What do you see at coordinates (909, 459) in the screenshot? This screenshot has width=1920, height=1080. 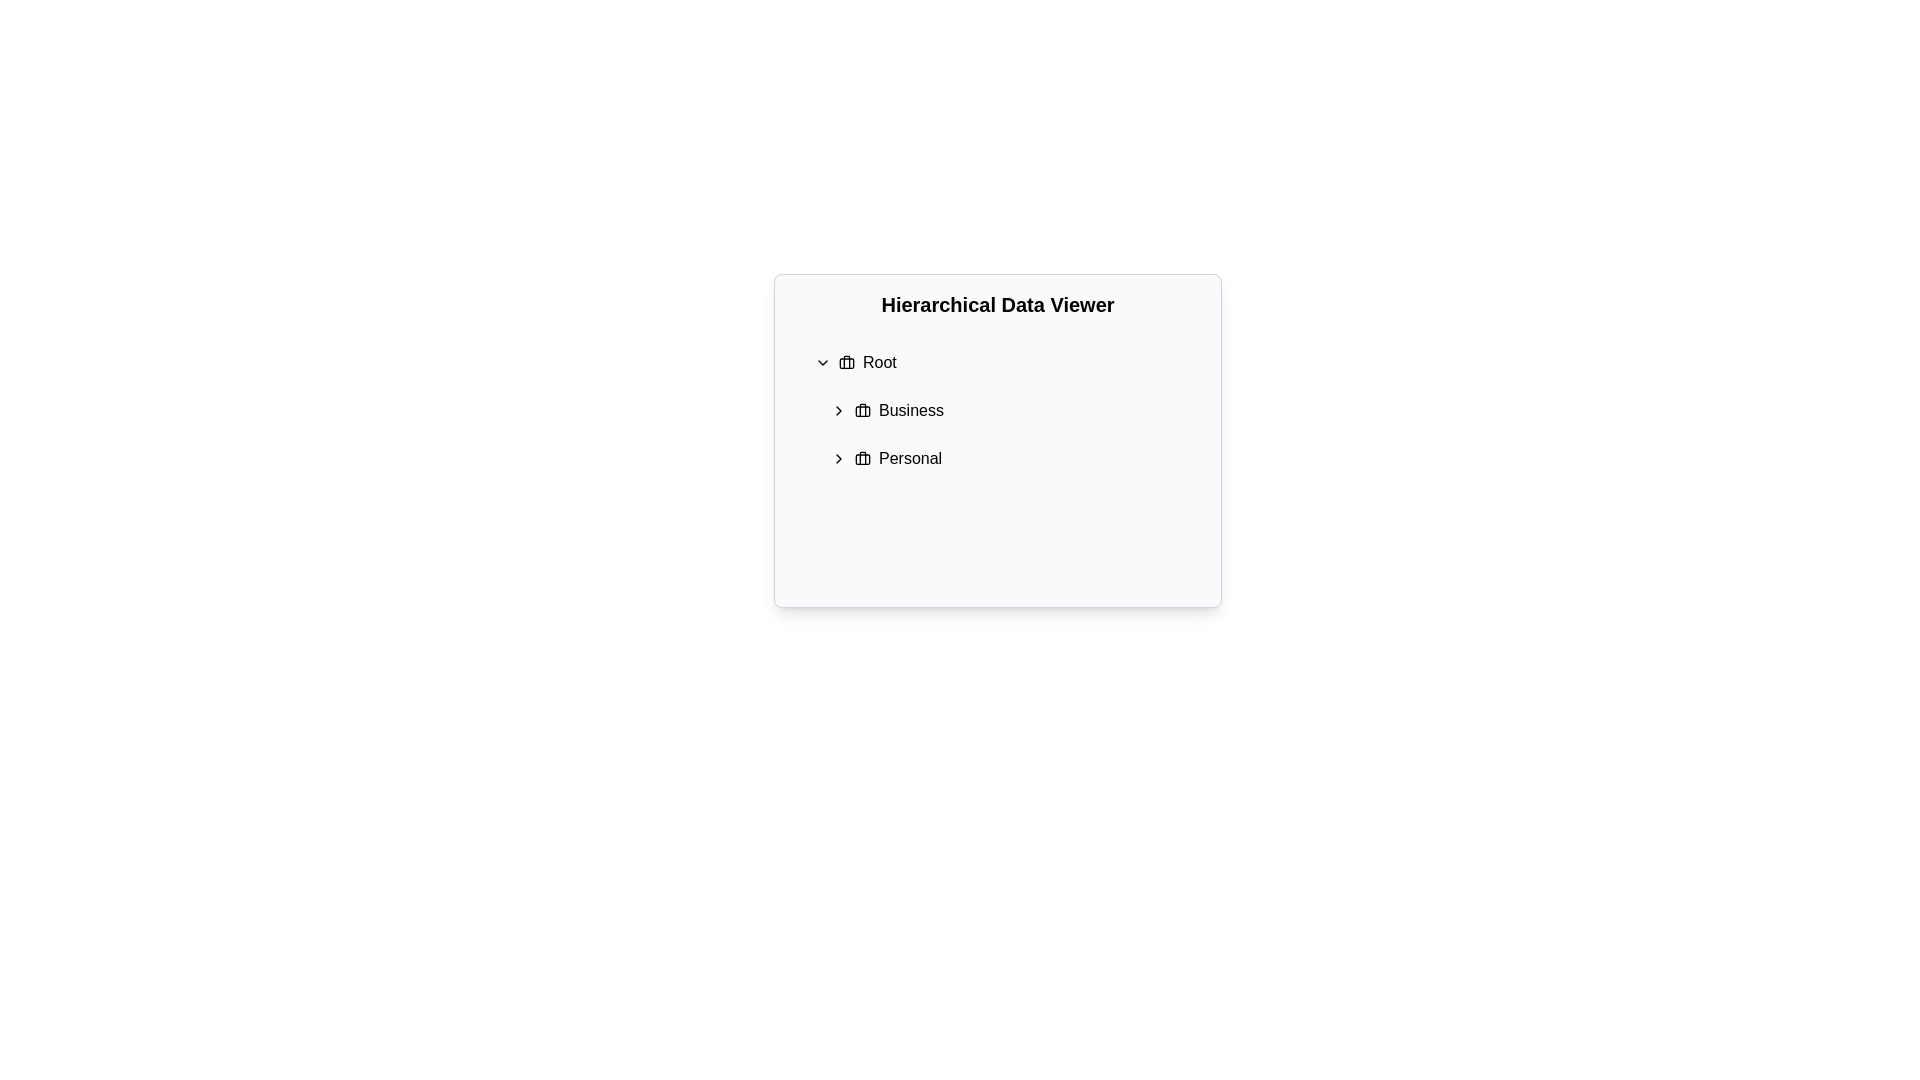 I see `the text label reading 'Personal', which is in a structured hierarchical menu below the 'Business' item and to the right of a briefcase icon` at bounding box center [909, 459].